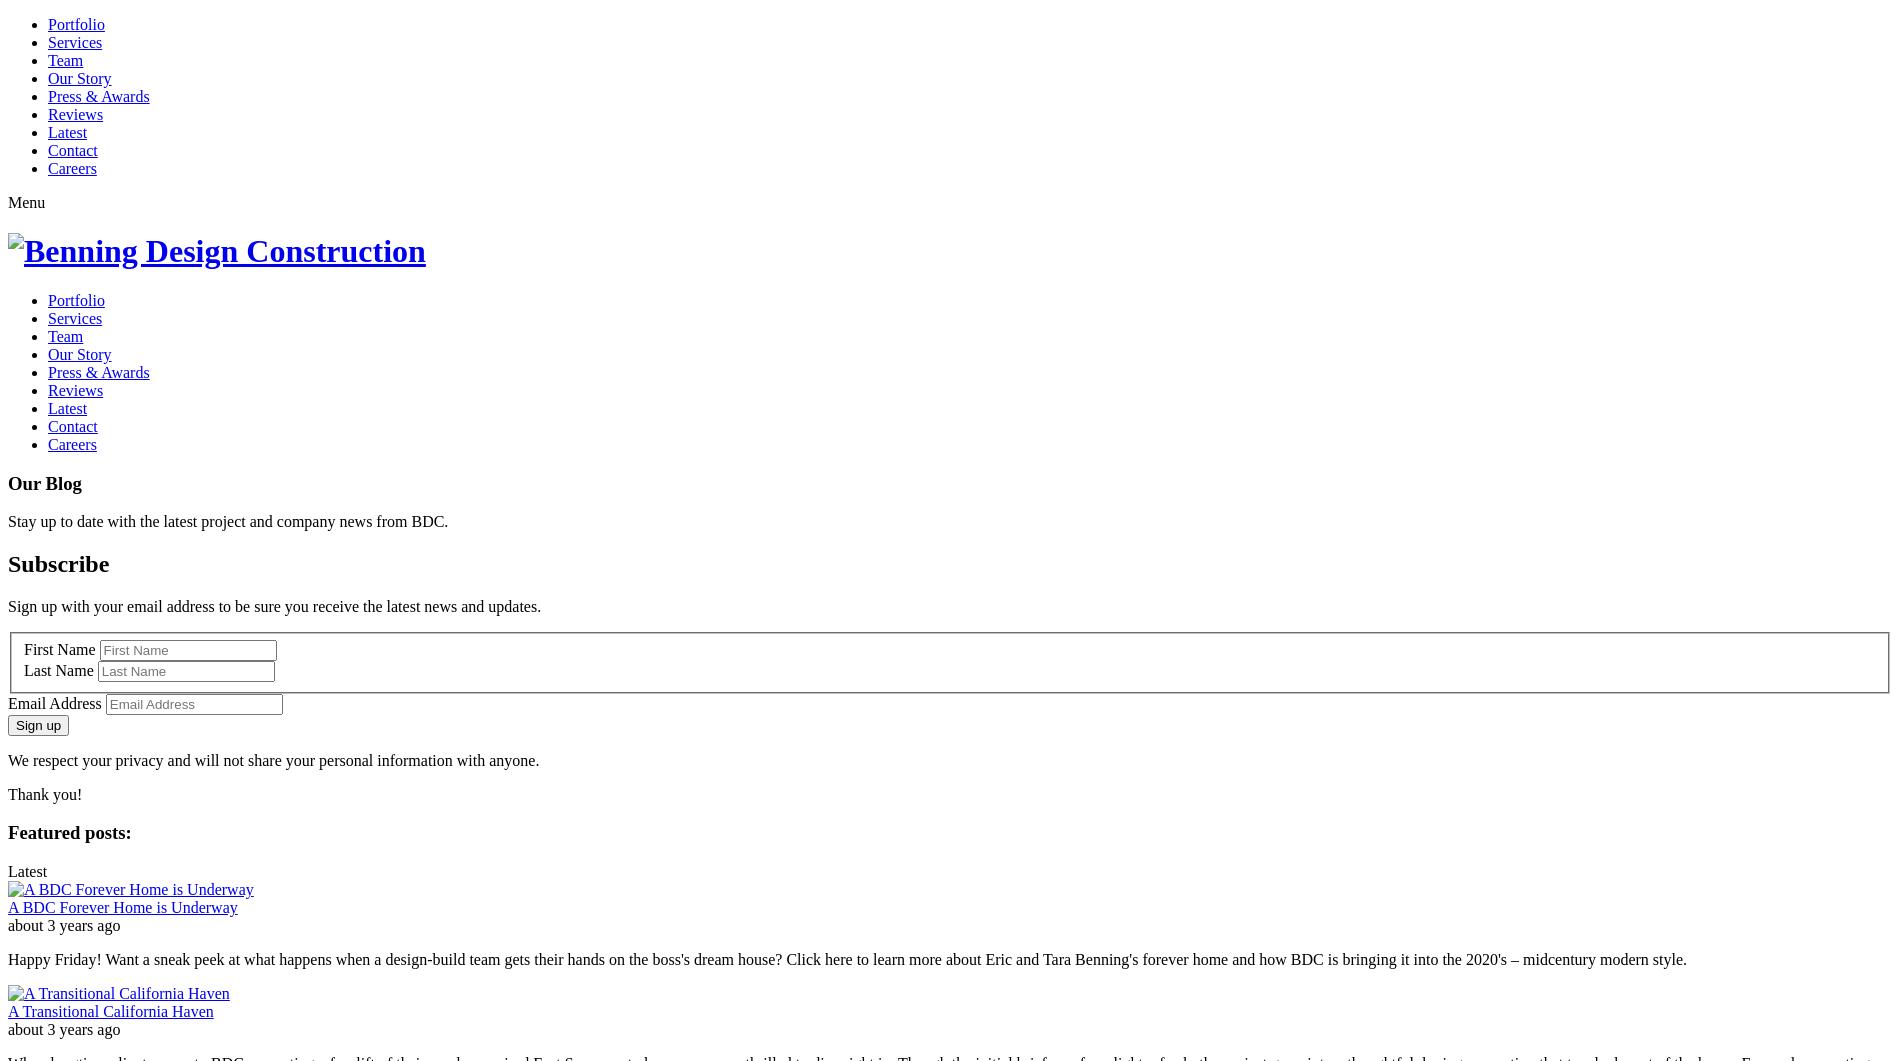 The width and height of the screenshot is (1900, 1061). I want to click on 'A BDC Forever Home is Underway', so click(122, 906).